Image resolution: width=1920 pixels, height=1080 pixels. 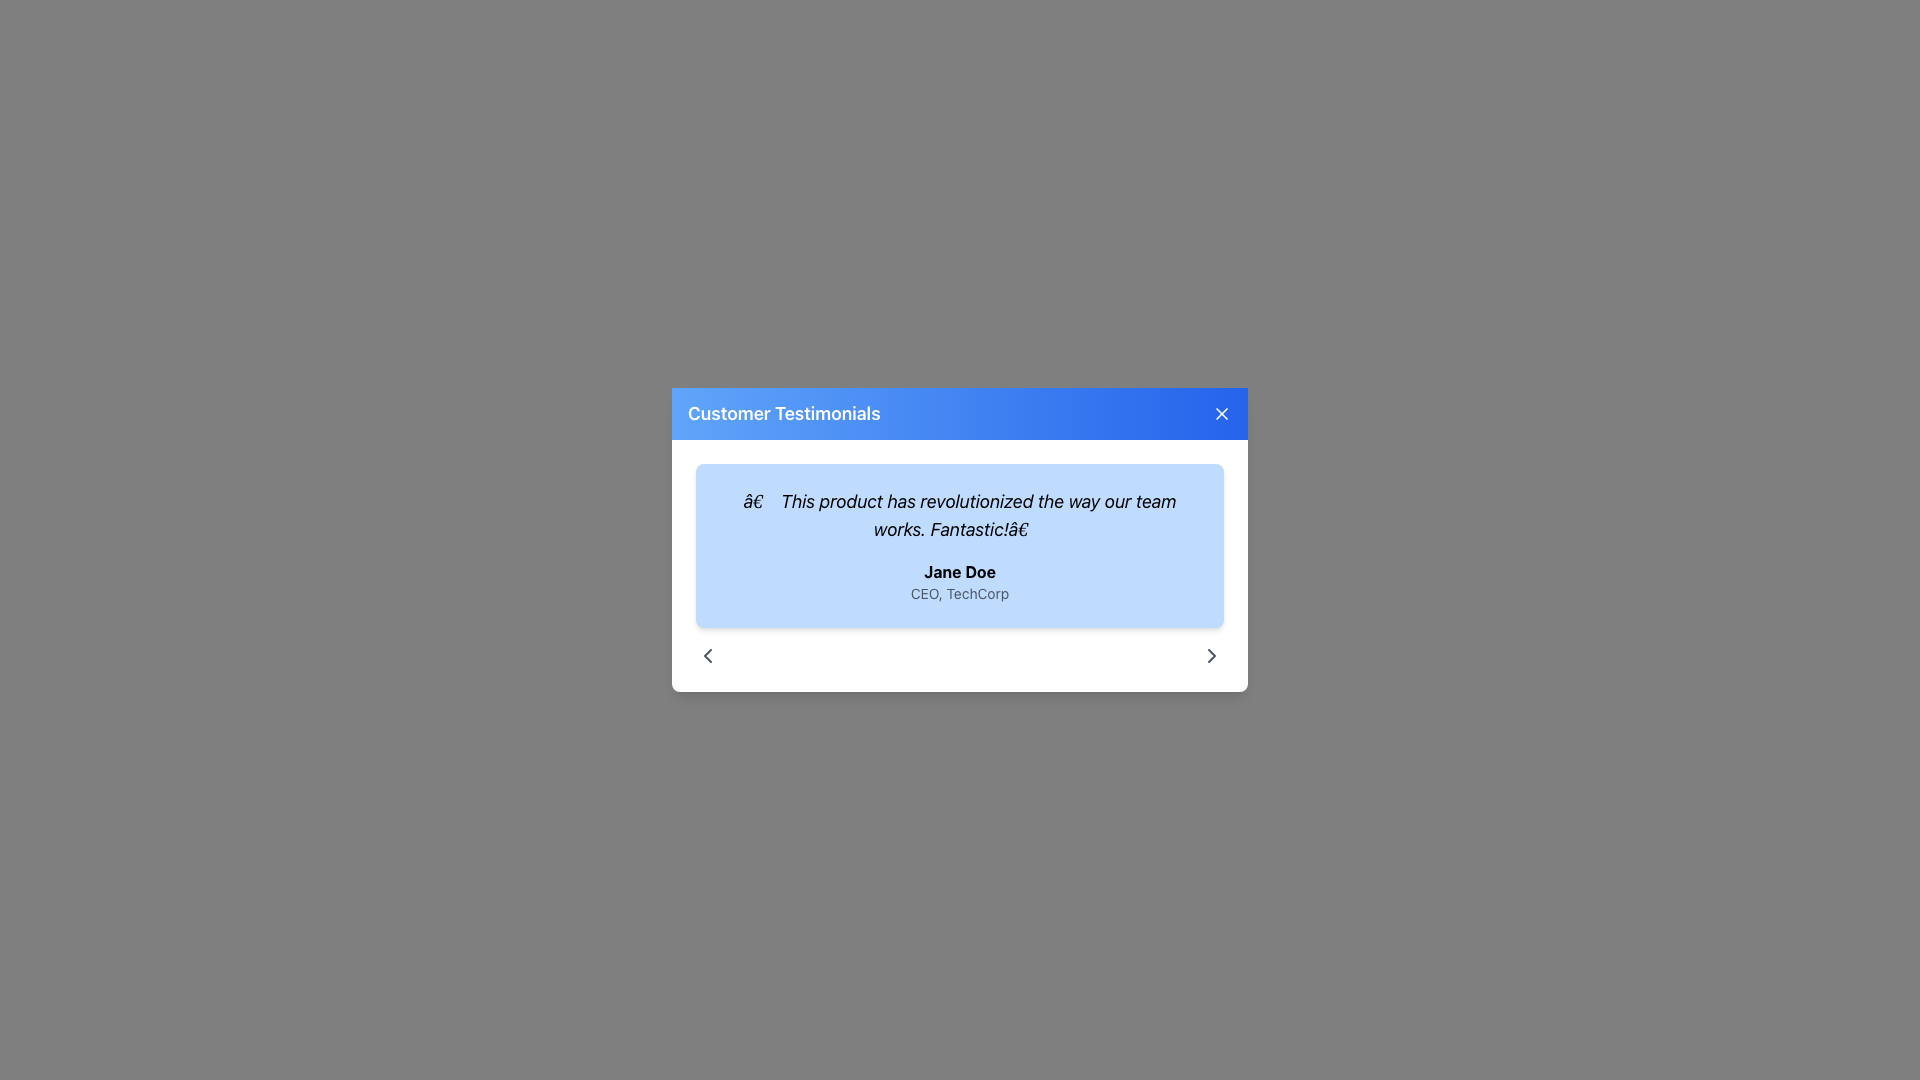 What do you see at coordinates (1210, 655) in the screenshot?
I see `the right-pointing chevron icon located in the lower-right corner of the modal dialog containing customer testimonials` at bounding box center [1210, 655].